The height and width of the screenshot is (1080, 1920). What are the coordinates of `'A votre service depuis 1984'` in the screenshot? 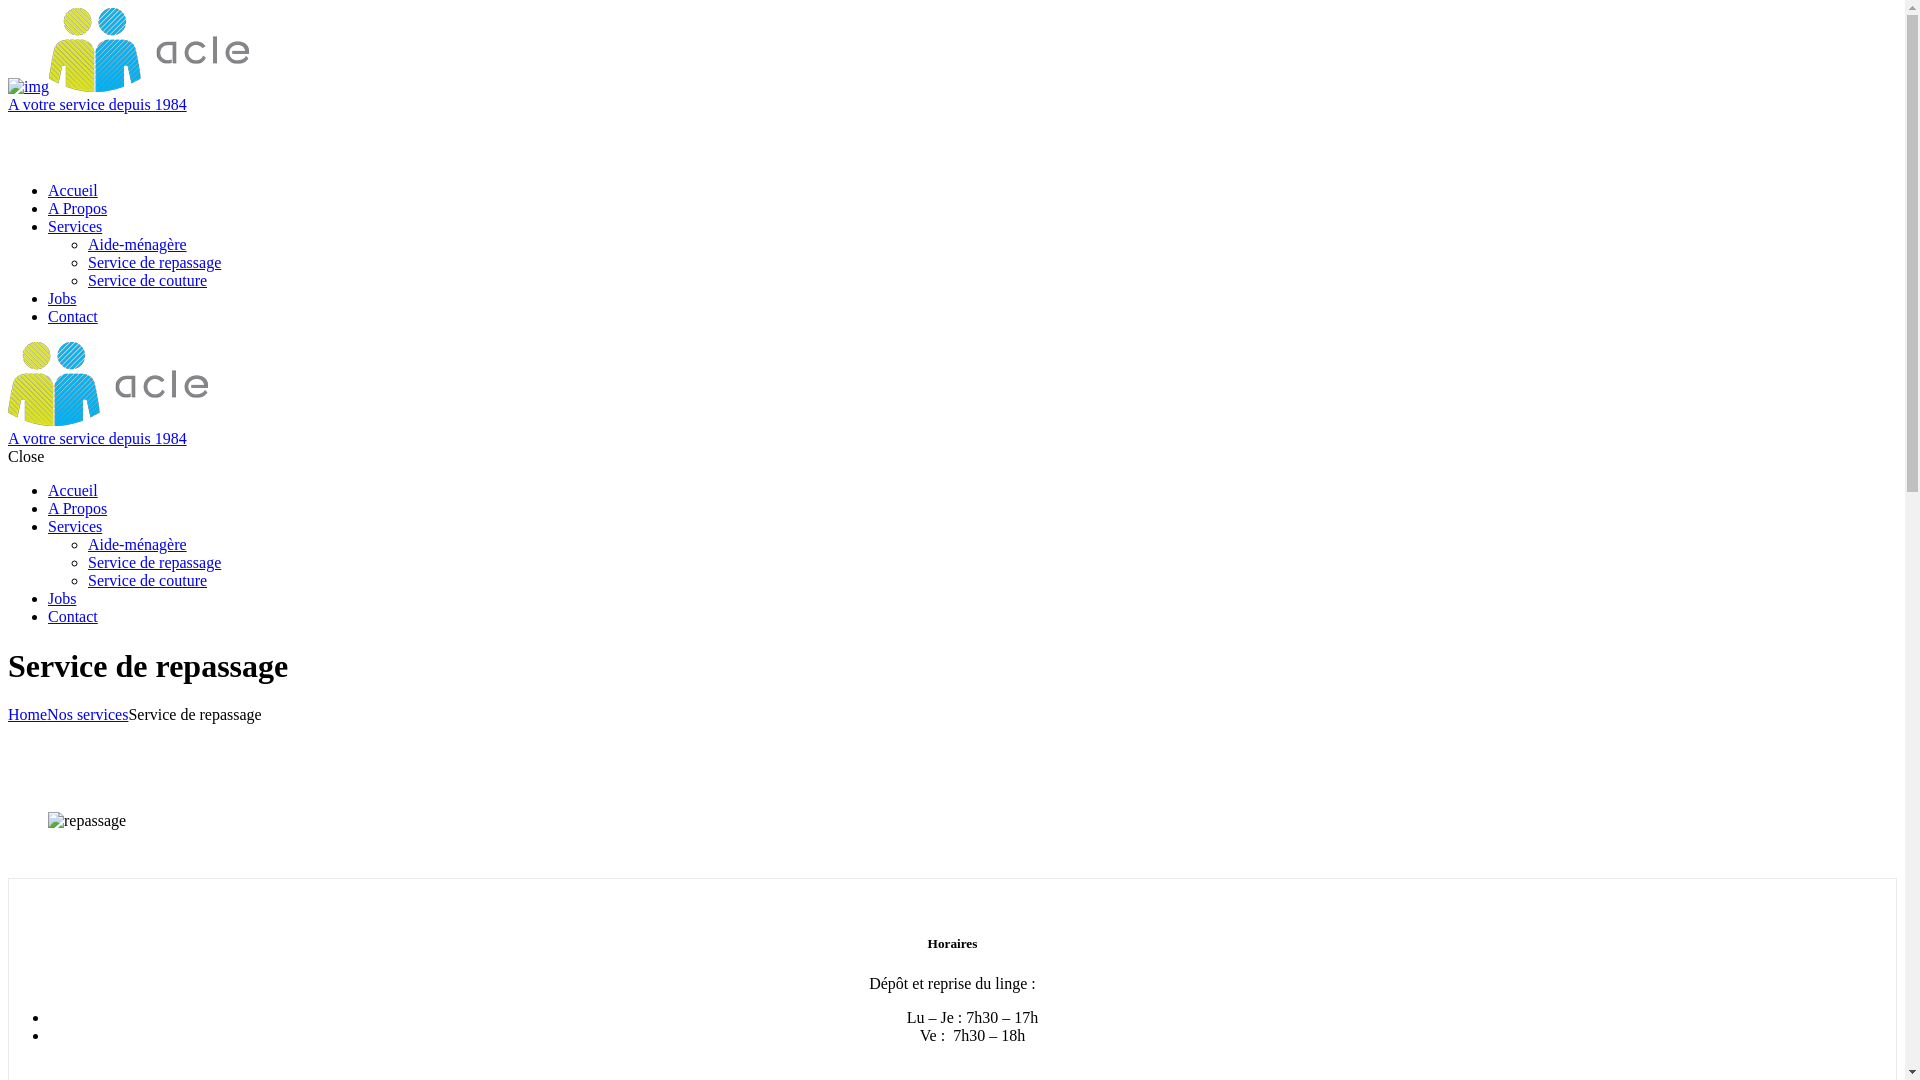 It's located at (8, 96).